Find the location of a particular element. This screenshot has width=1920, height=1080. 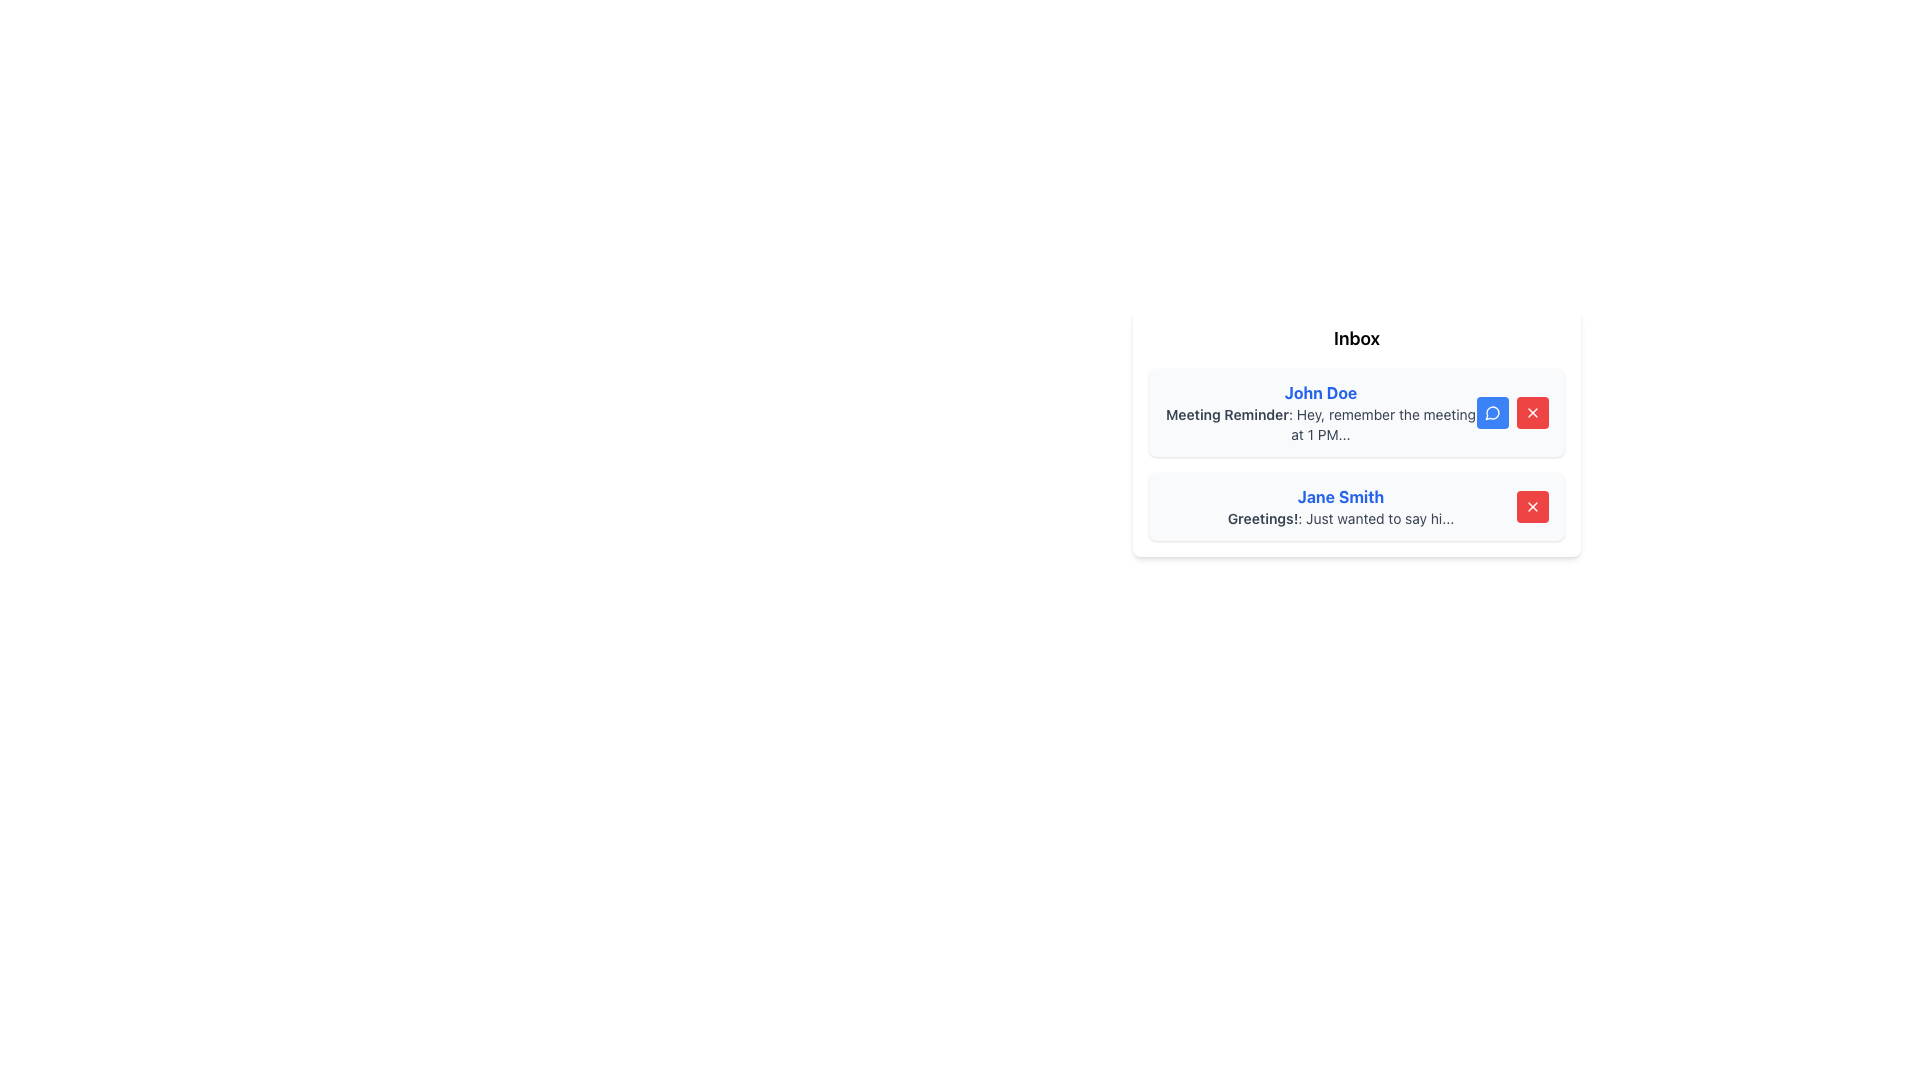

bold and blue-colored text label 'John Doe' which identifies the sender in the first message block of the inbox layout is located at coordinates (1320, 393).